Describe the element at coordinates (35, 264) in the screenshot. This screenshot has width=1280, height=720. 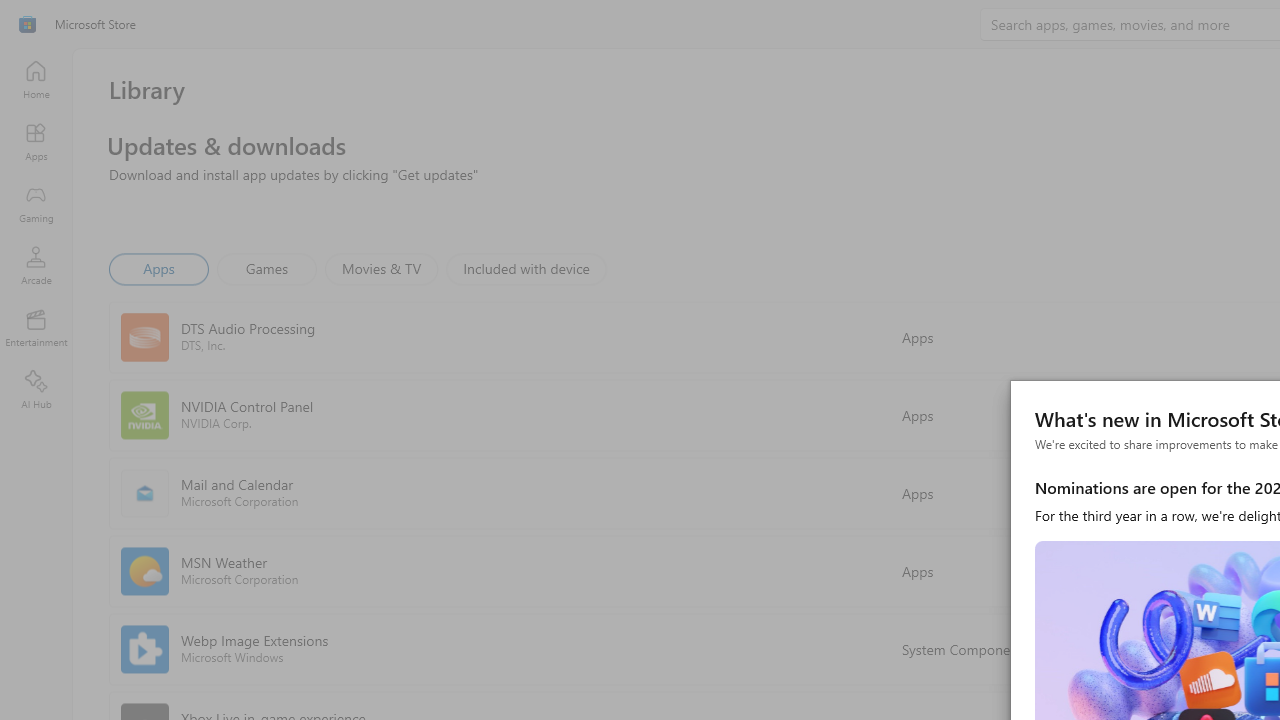
I see `'Arcade'` at that location.